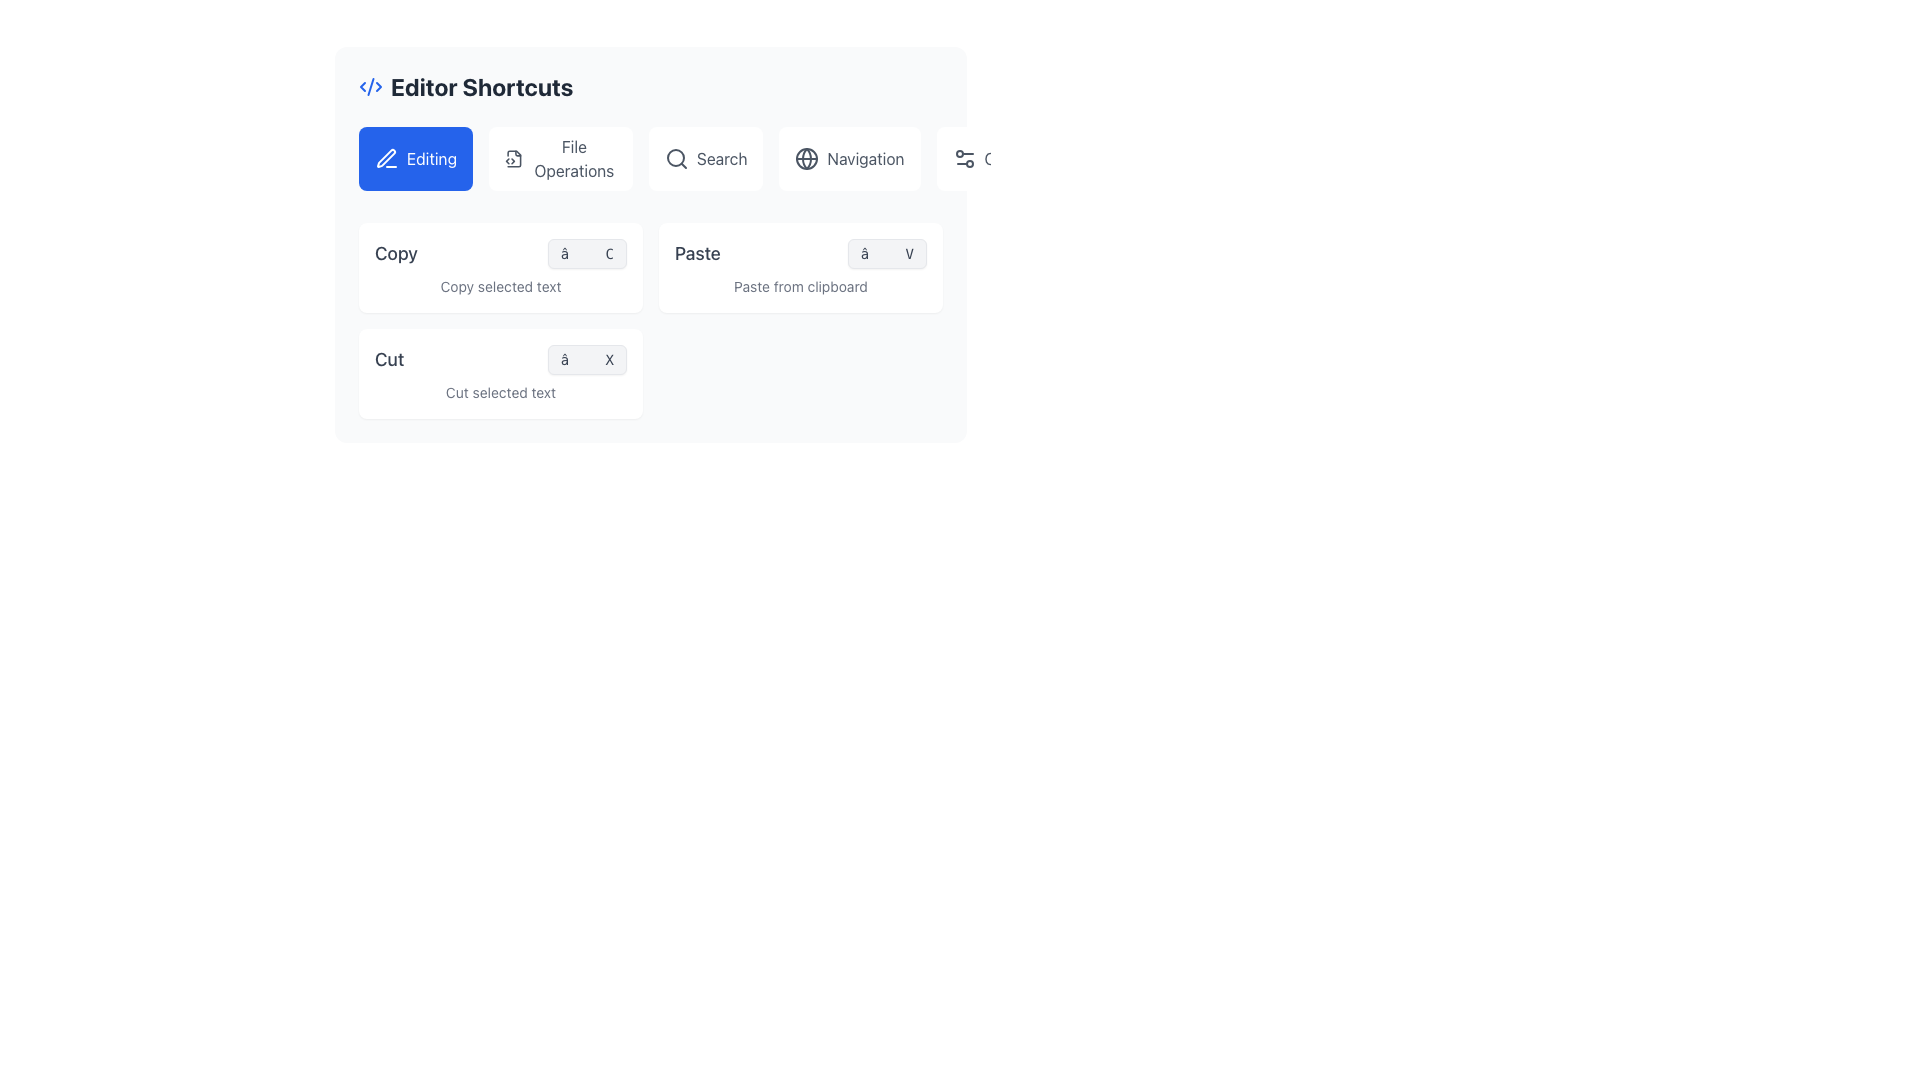  What do you see at coordinates (415, 157) in the screenshot?
I see `the blue rectangular button with a white pen icon and 'Editing' label` at bounding box center [415, 157].